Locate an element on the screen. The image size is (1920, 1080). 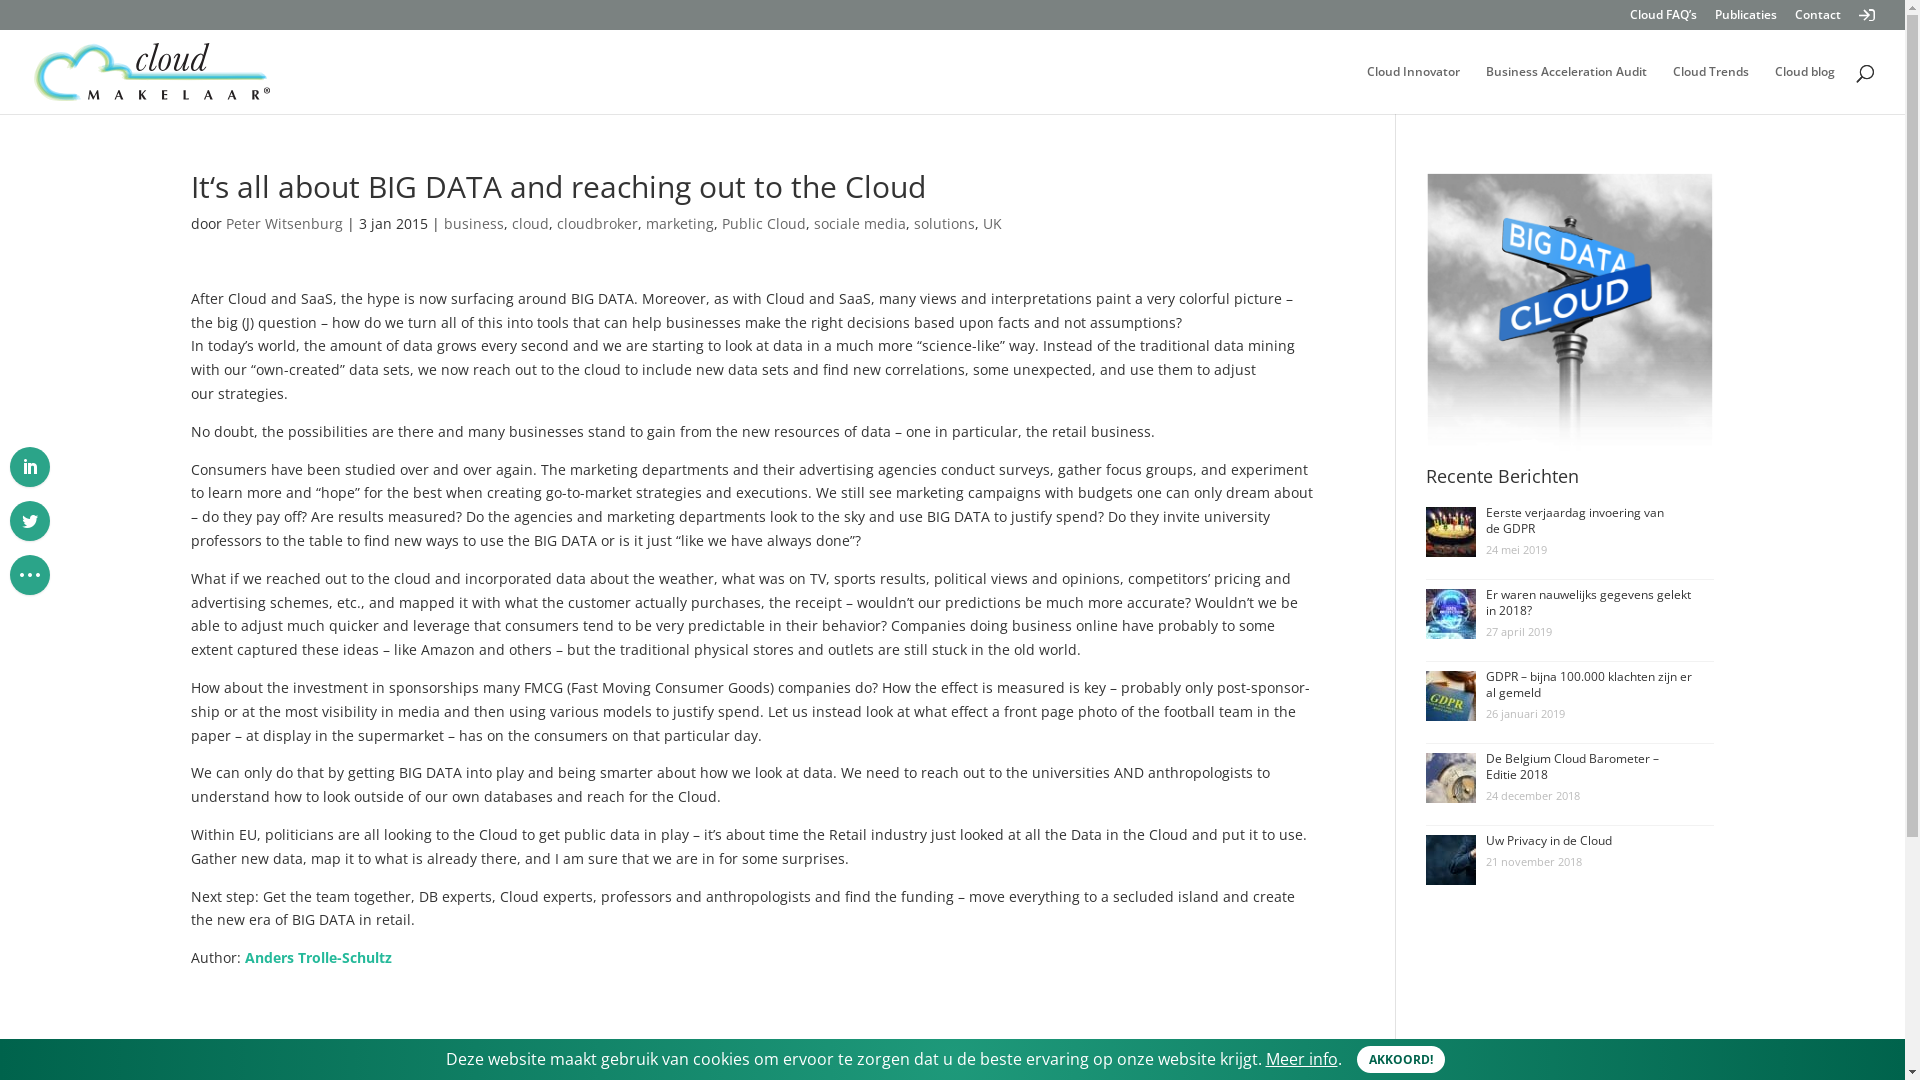
'UK' is located at coordinates (991, 223).